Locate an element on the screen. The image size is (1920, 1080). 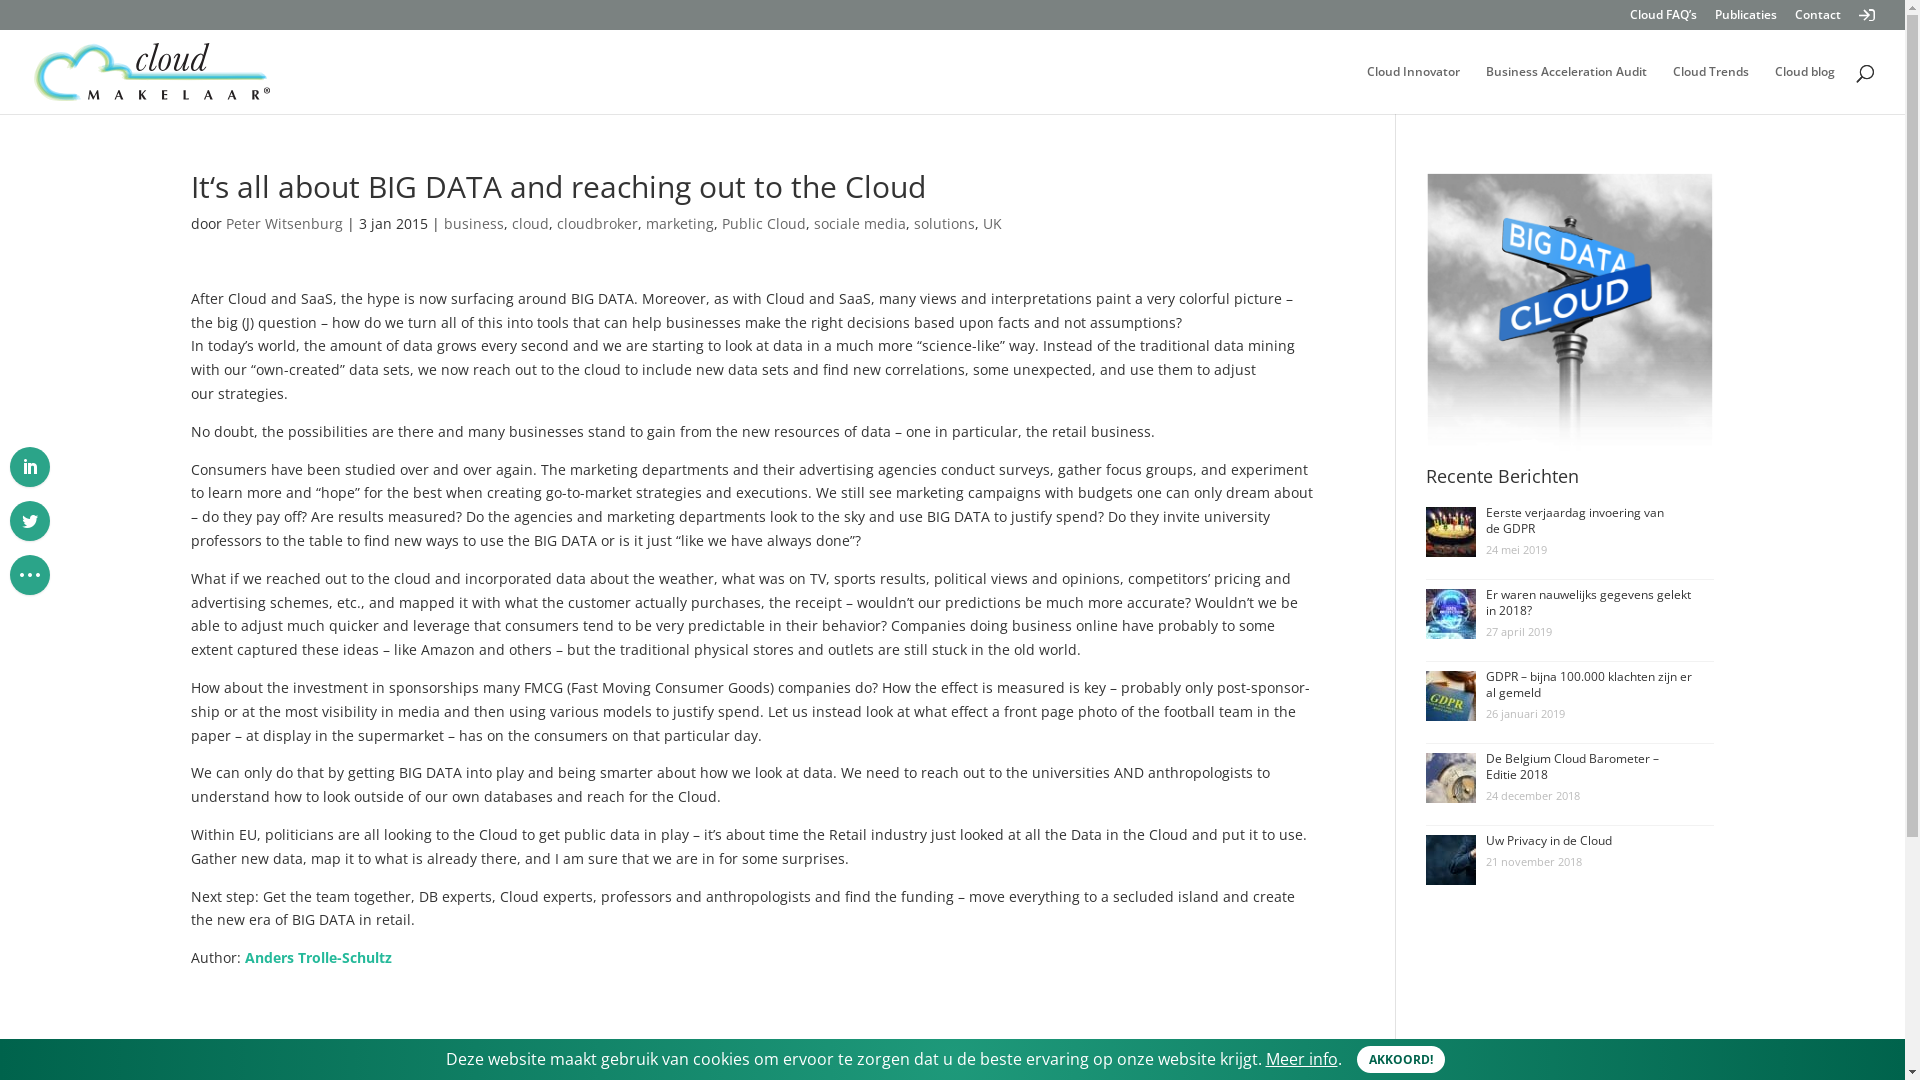
'UK' is located at coordinates (991, 223).